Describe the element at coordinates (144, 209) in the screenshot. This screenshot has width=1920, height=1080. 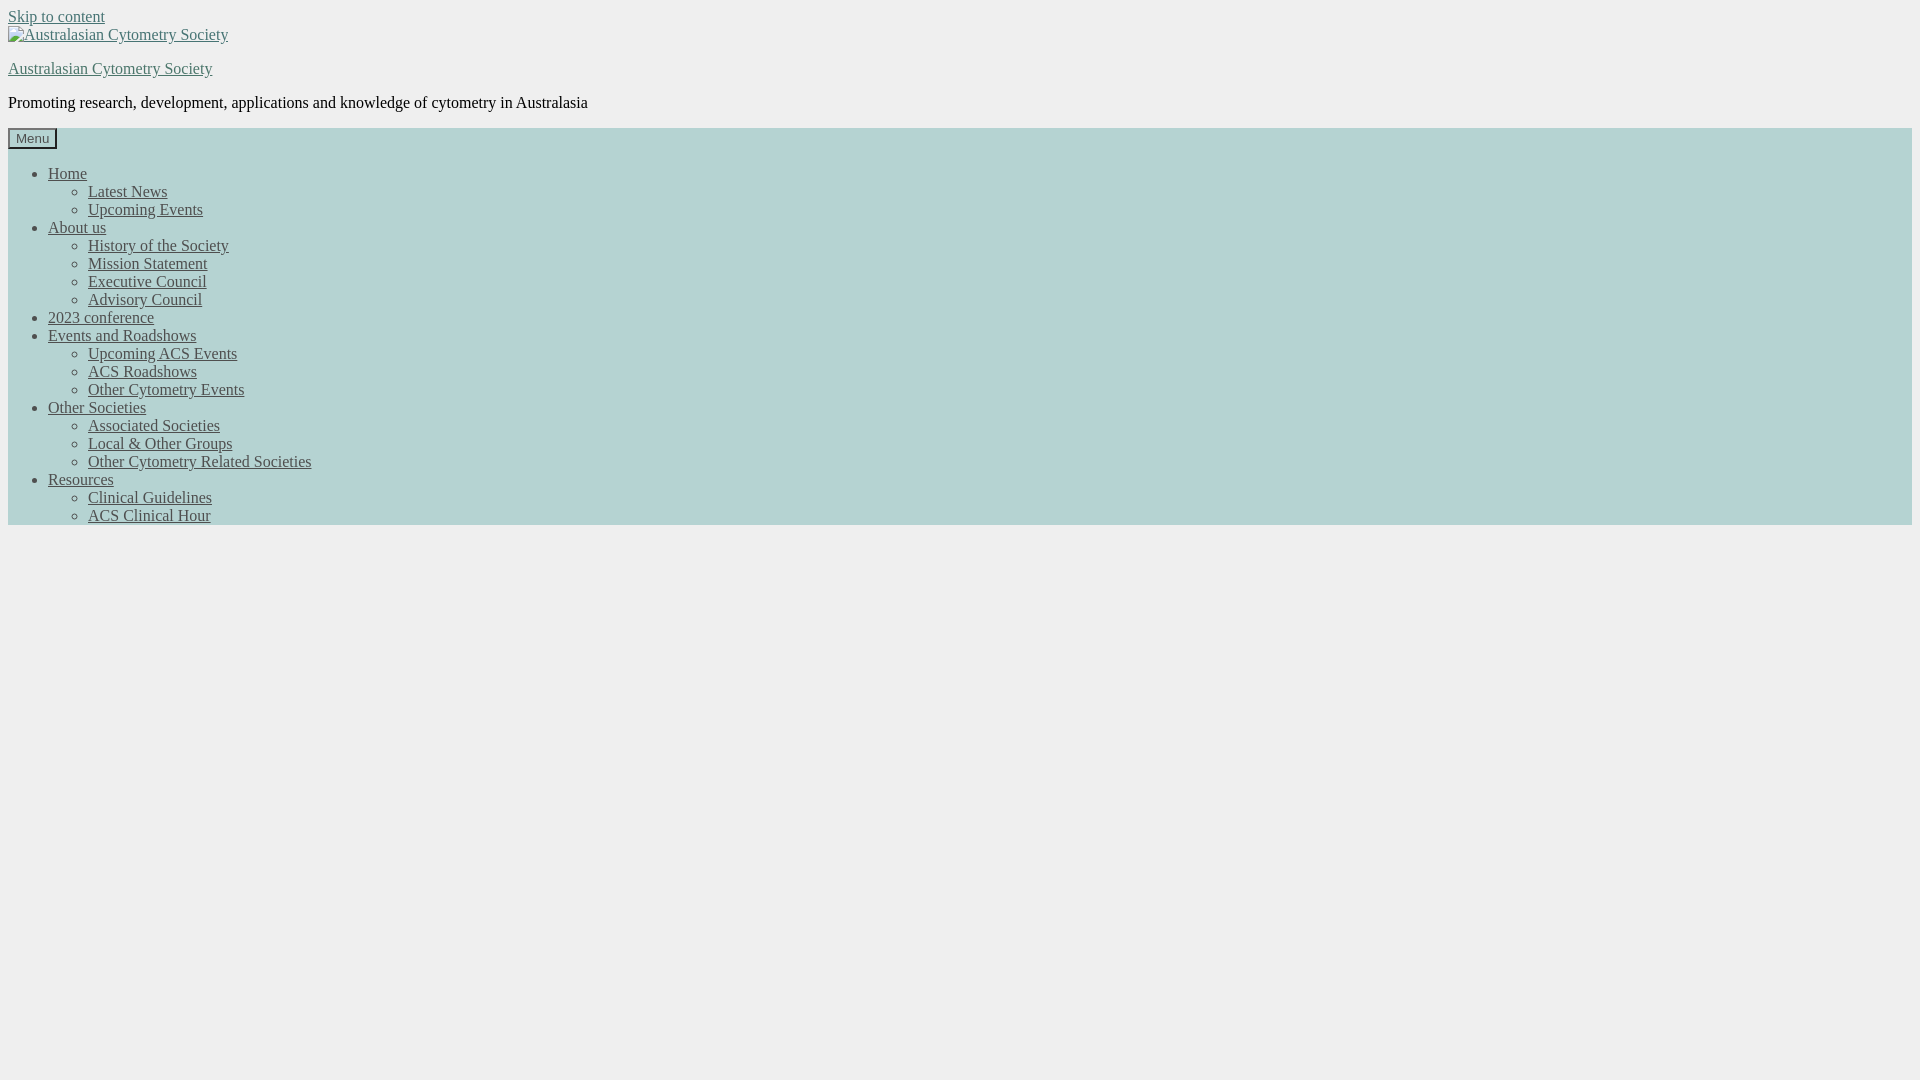
I see `'Upcoming Events'` at that location.